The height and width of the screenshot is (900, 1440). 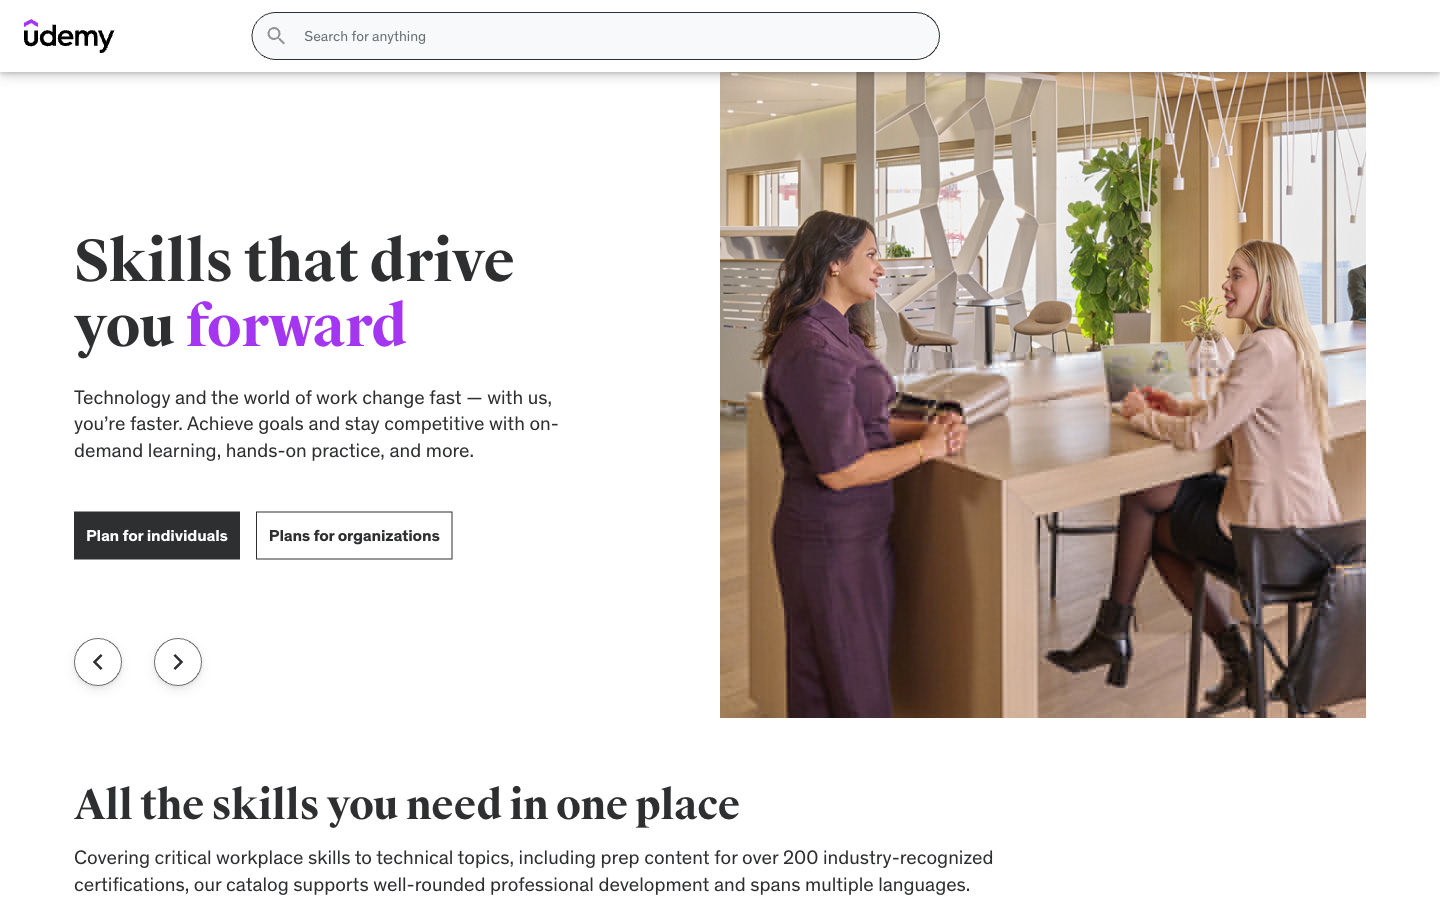 What do you see at coordinates (243, 315) in the screenshot?
I see `Filter the models by size of the shoes` at bounding box center [243, 315].